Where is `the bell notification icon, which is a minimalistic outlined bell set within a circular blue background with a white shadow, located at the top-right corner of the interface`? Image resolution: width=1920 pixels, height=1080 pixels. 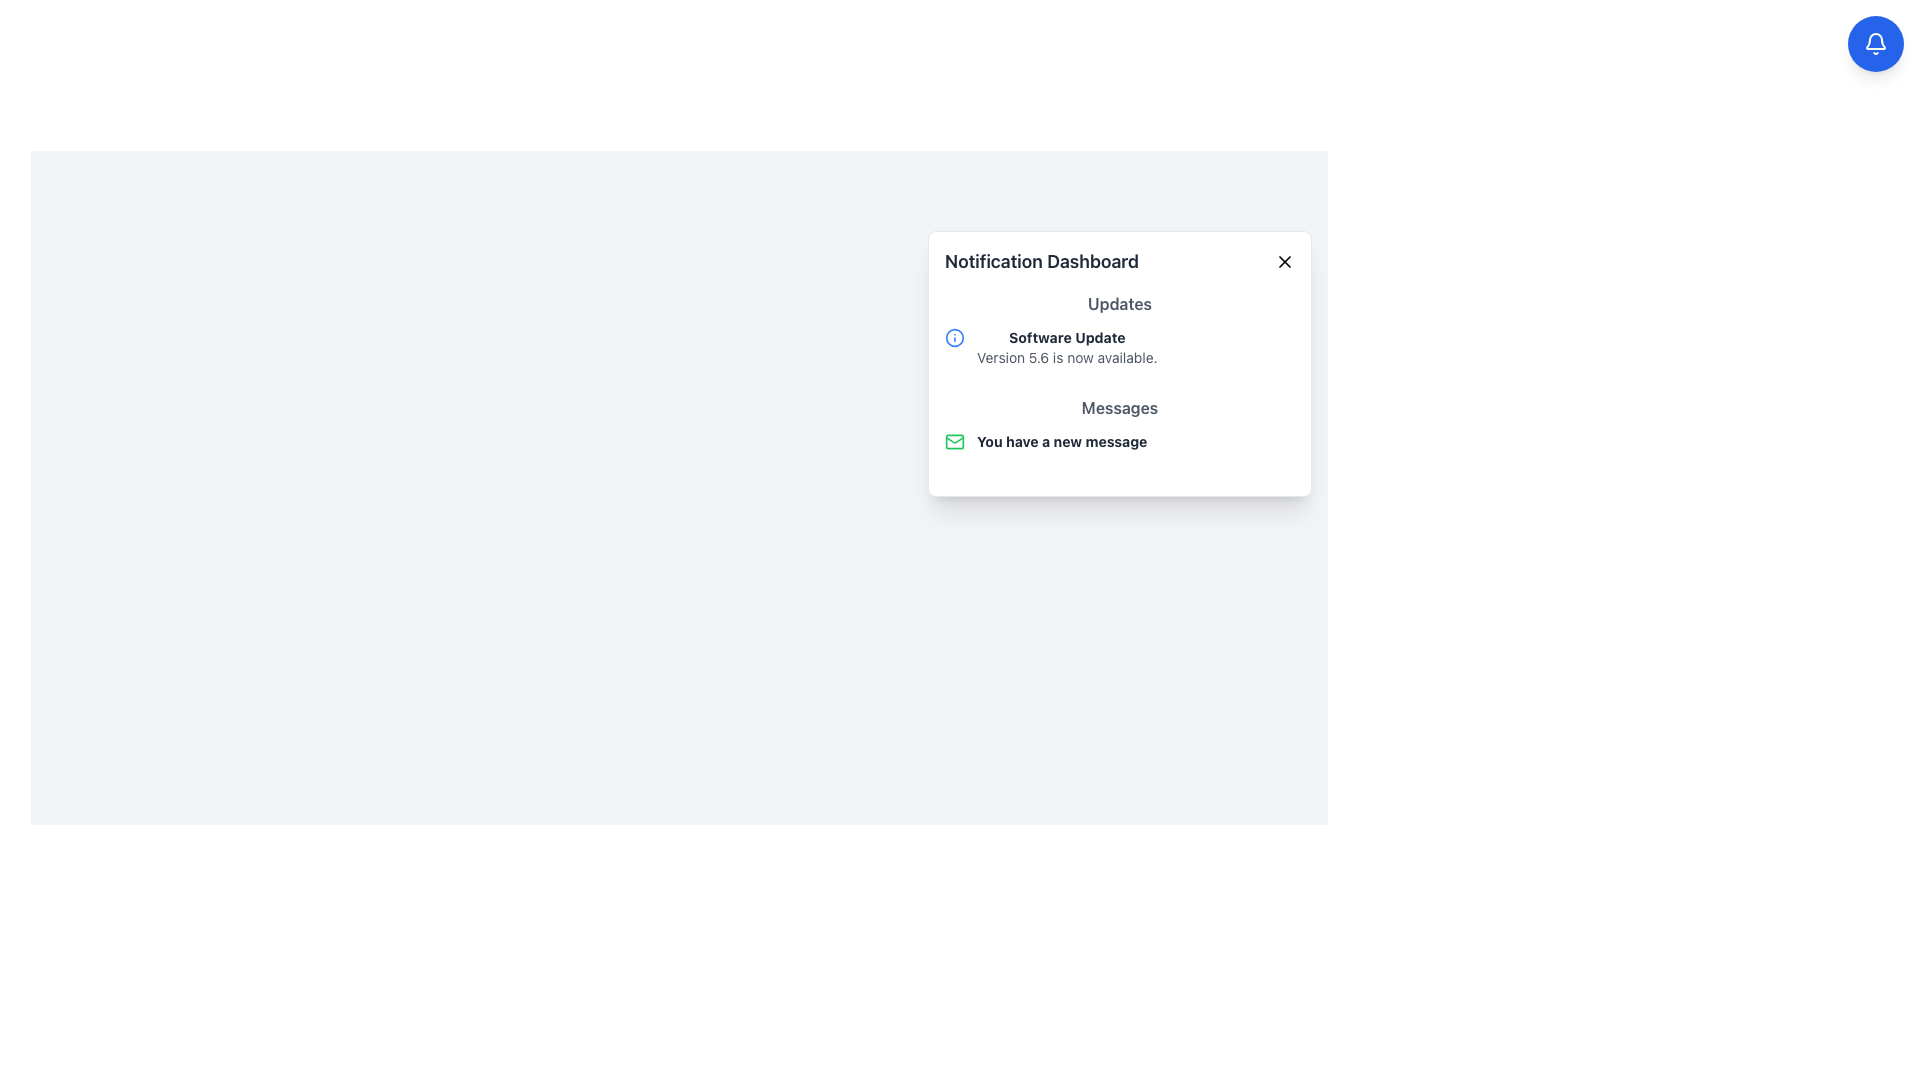
the bell notification icon, which is a minimalistic outlined bell set within a circular blue background with a white shadow, located at the top-right corner of the interface is located at coordinates (1875, 43).